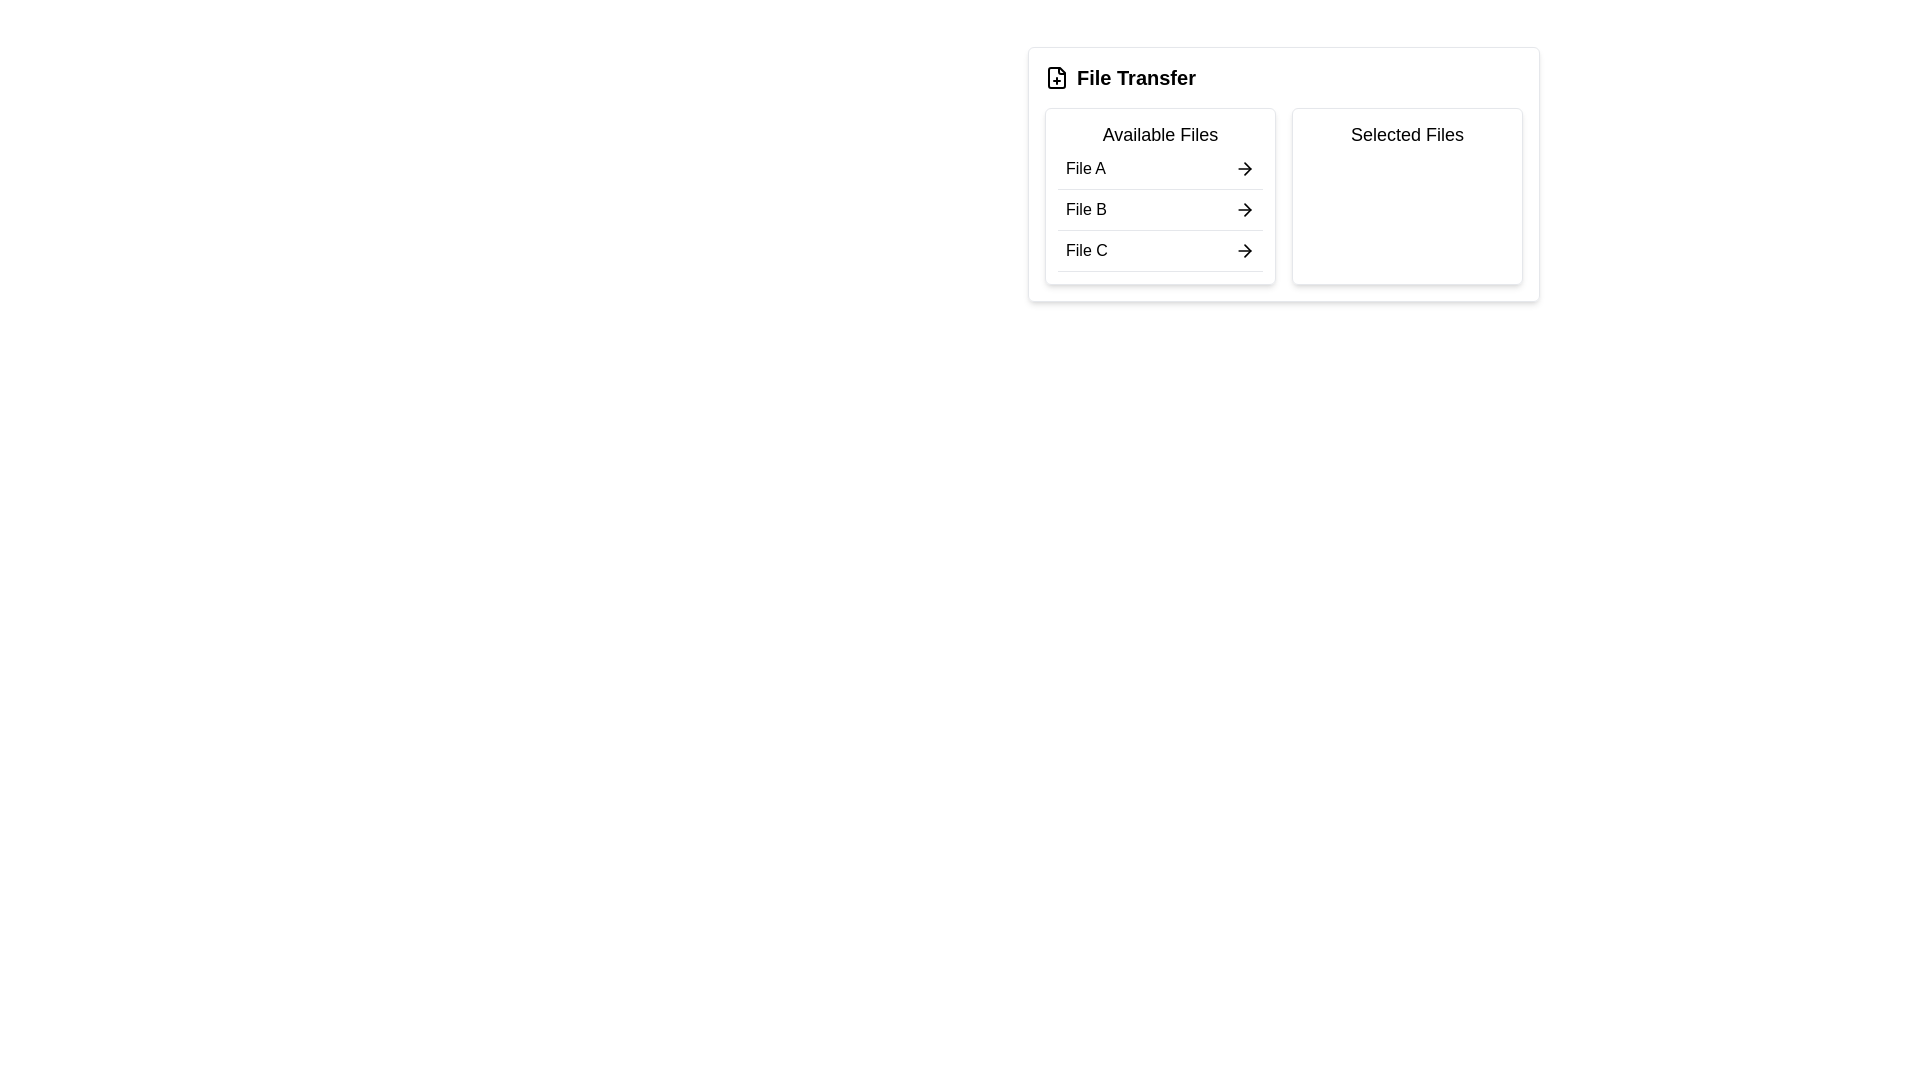  Describe the element at coordinates (1243, 209) in the screenshot. I see `the file transfer icon located to the right of 'File B' in the 'Available Files' section of the 'File Transfer' panel to initiate the file transfer` at that location.